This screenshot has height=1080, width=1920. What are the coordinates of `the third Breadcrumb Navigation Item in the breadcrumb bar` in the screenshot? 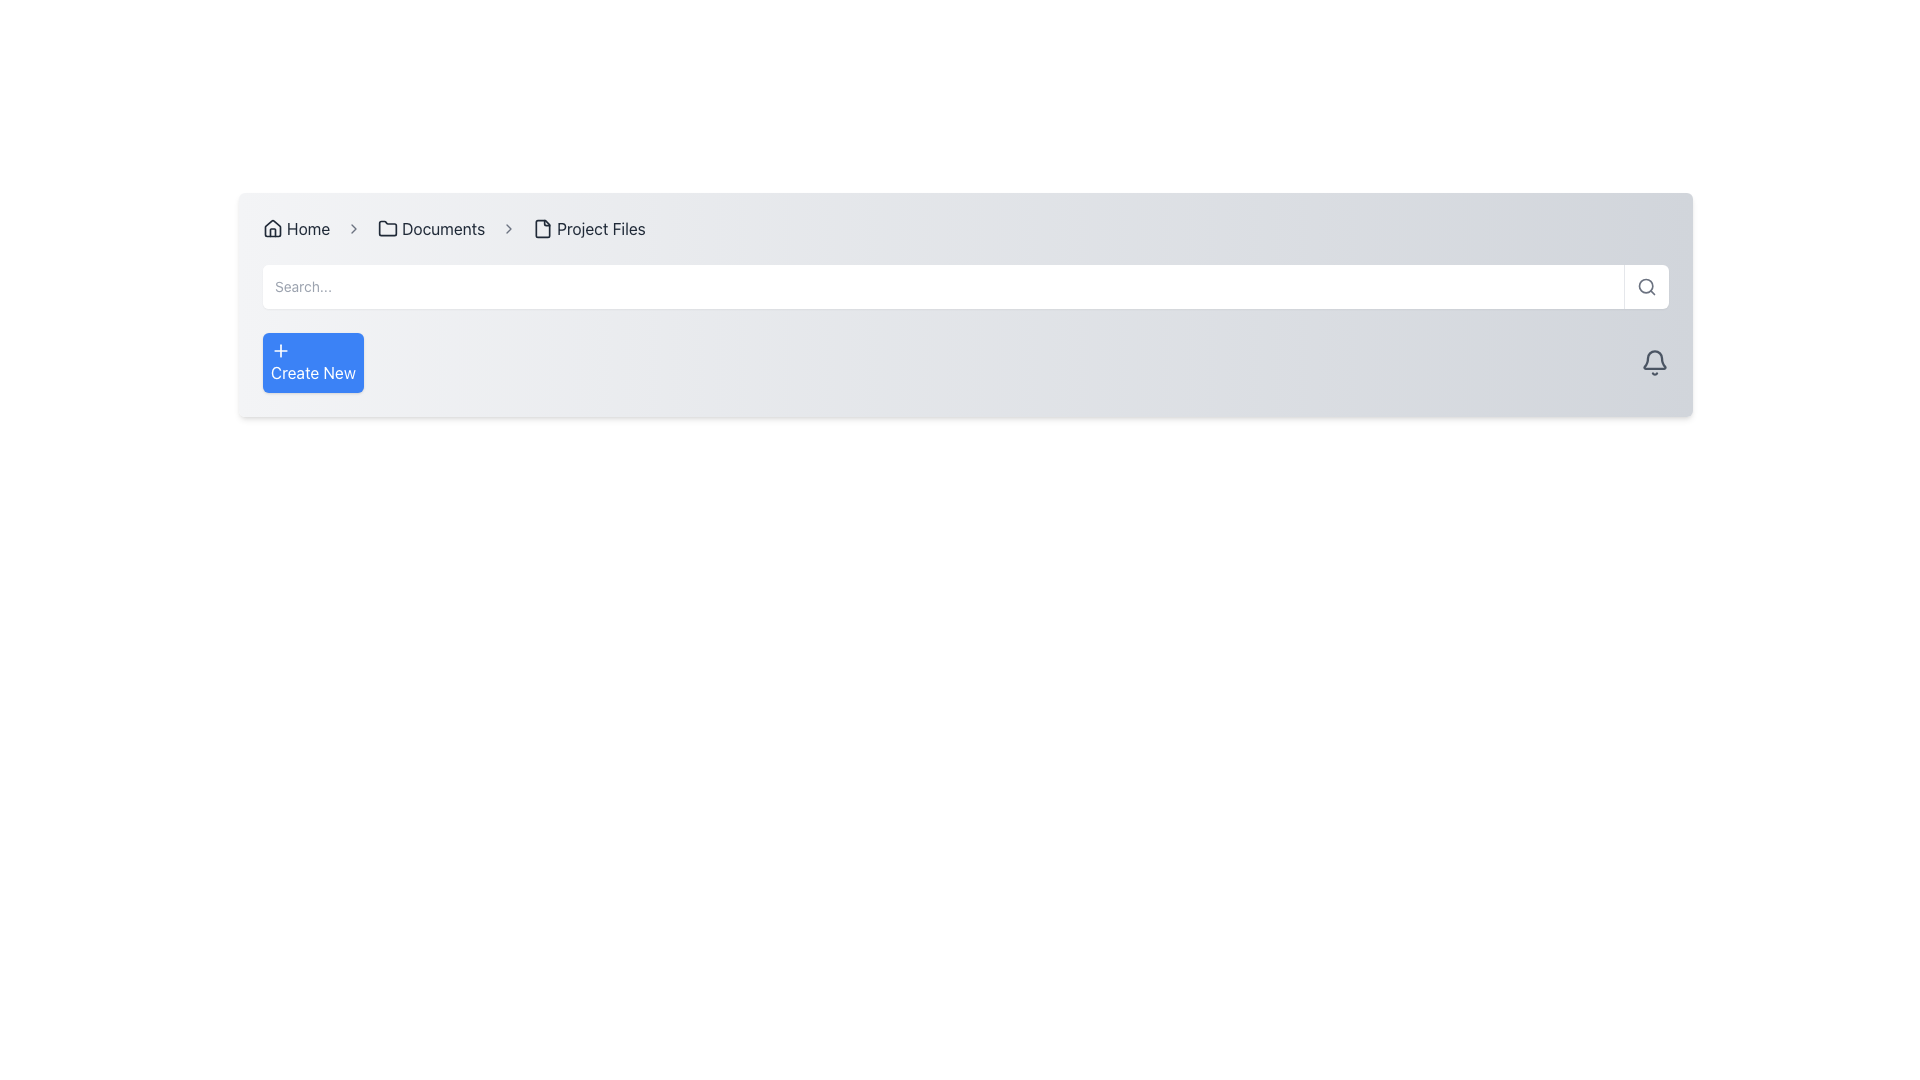 It's located at (588, 227).